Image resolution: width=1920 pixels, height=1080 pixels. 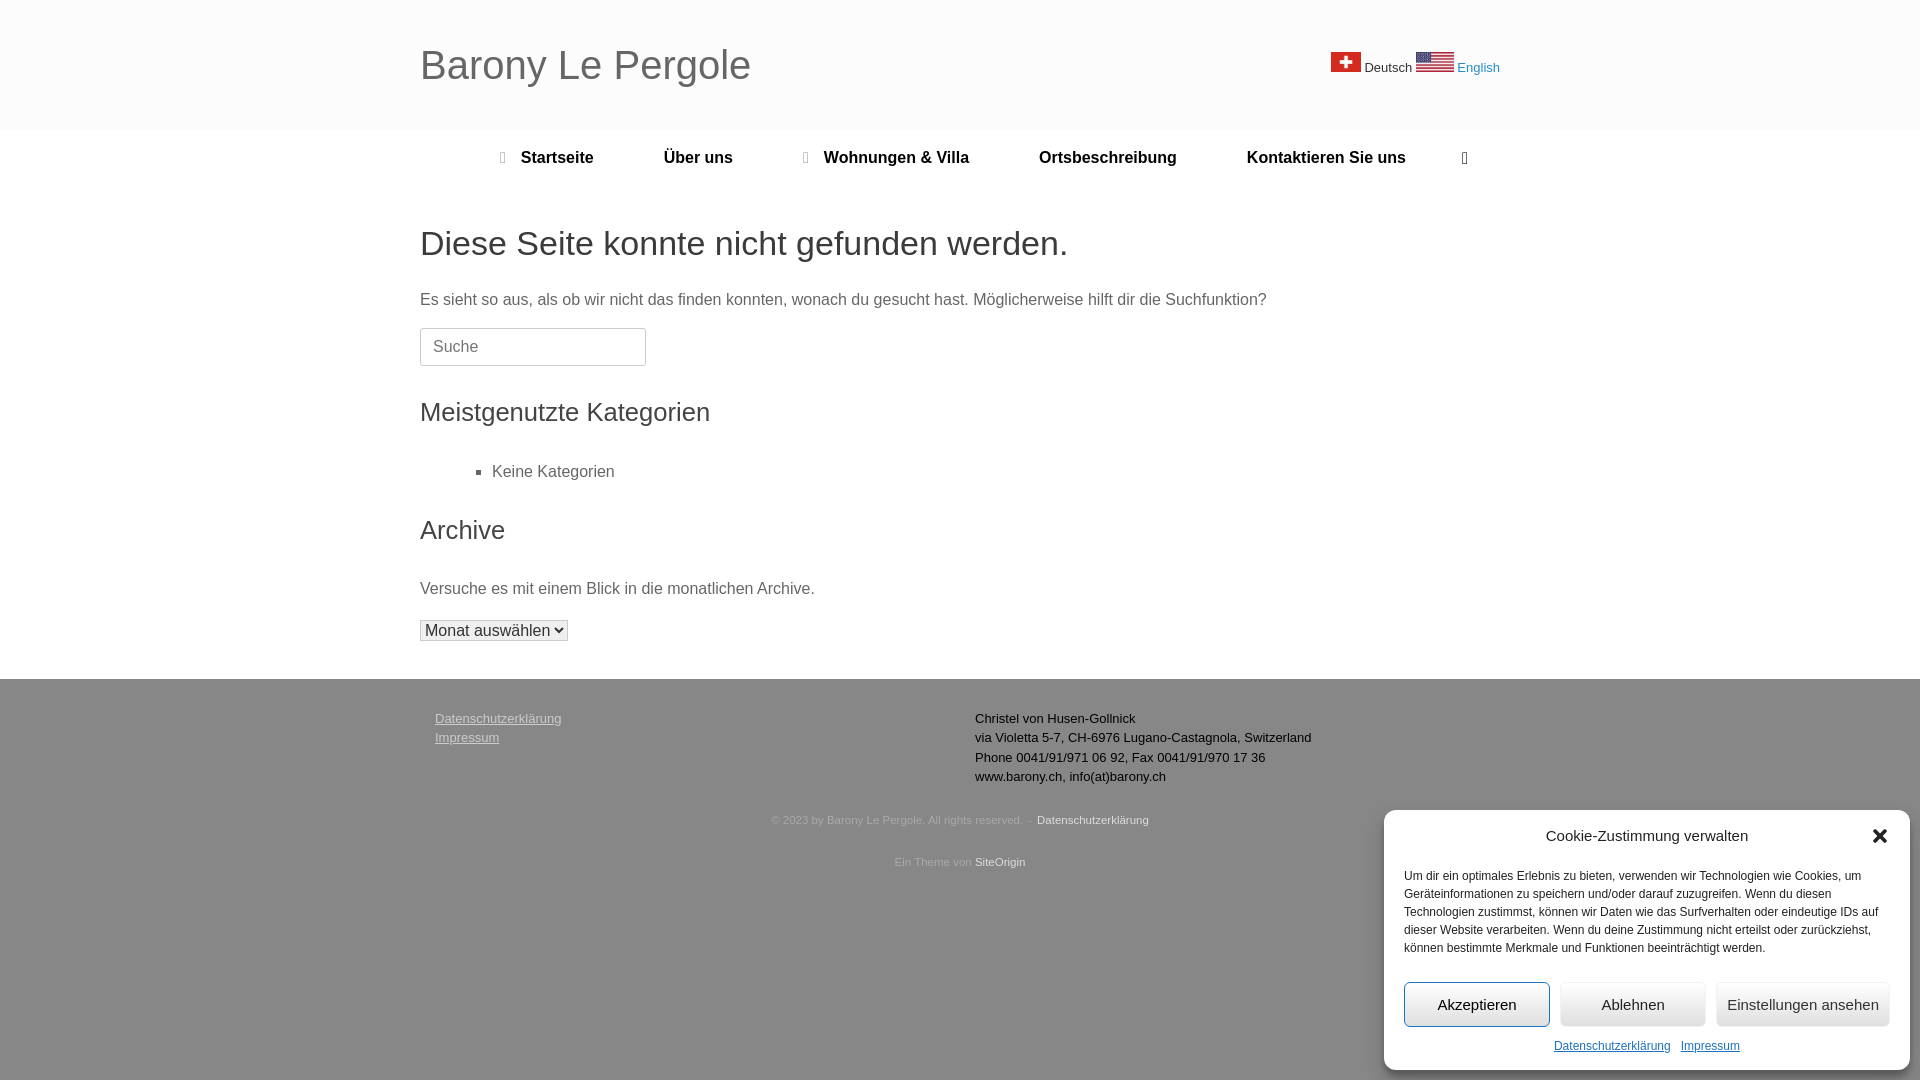 I want to click on 'Kontaktieren Sie uns', so click(x=1326, y=157).